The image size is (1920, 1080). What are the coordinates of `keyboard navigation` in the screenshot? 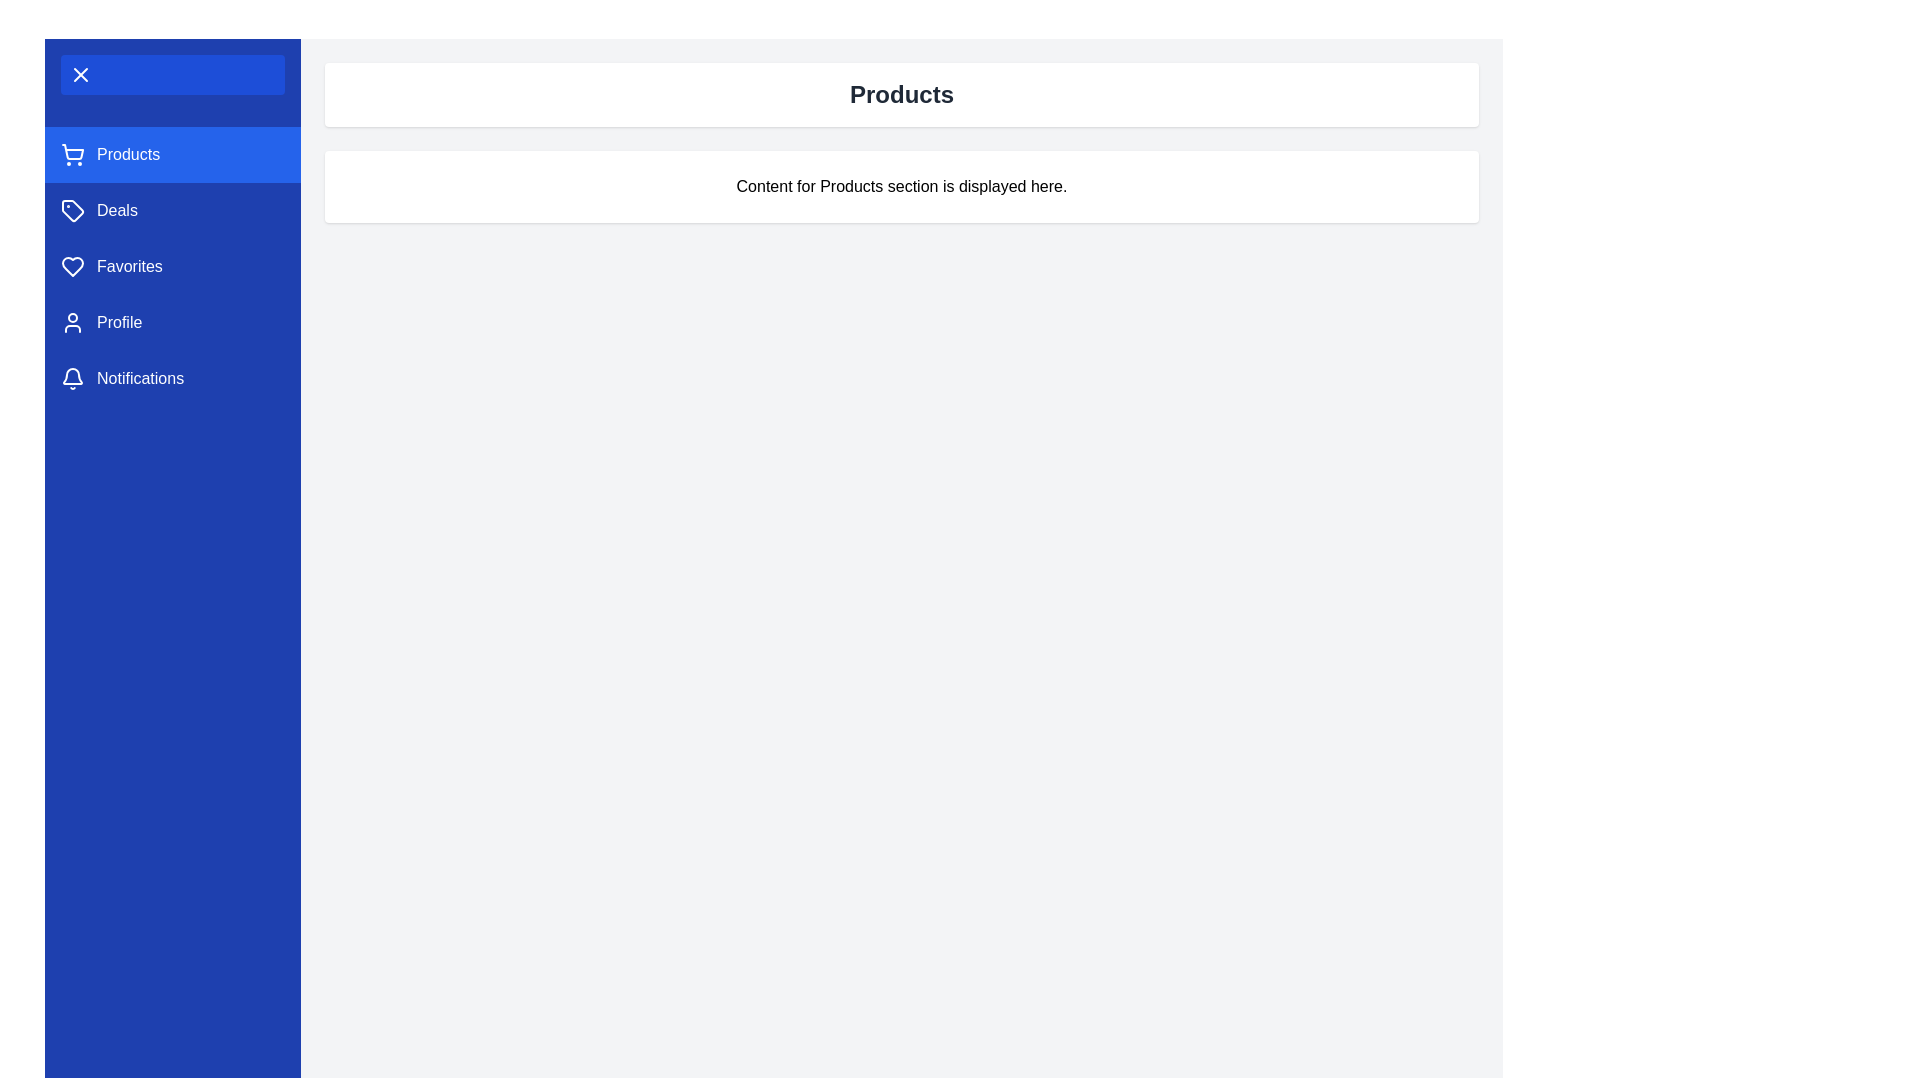 It's located at (172, 265).